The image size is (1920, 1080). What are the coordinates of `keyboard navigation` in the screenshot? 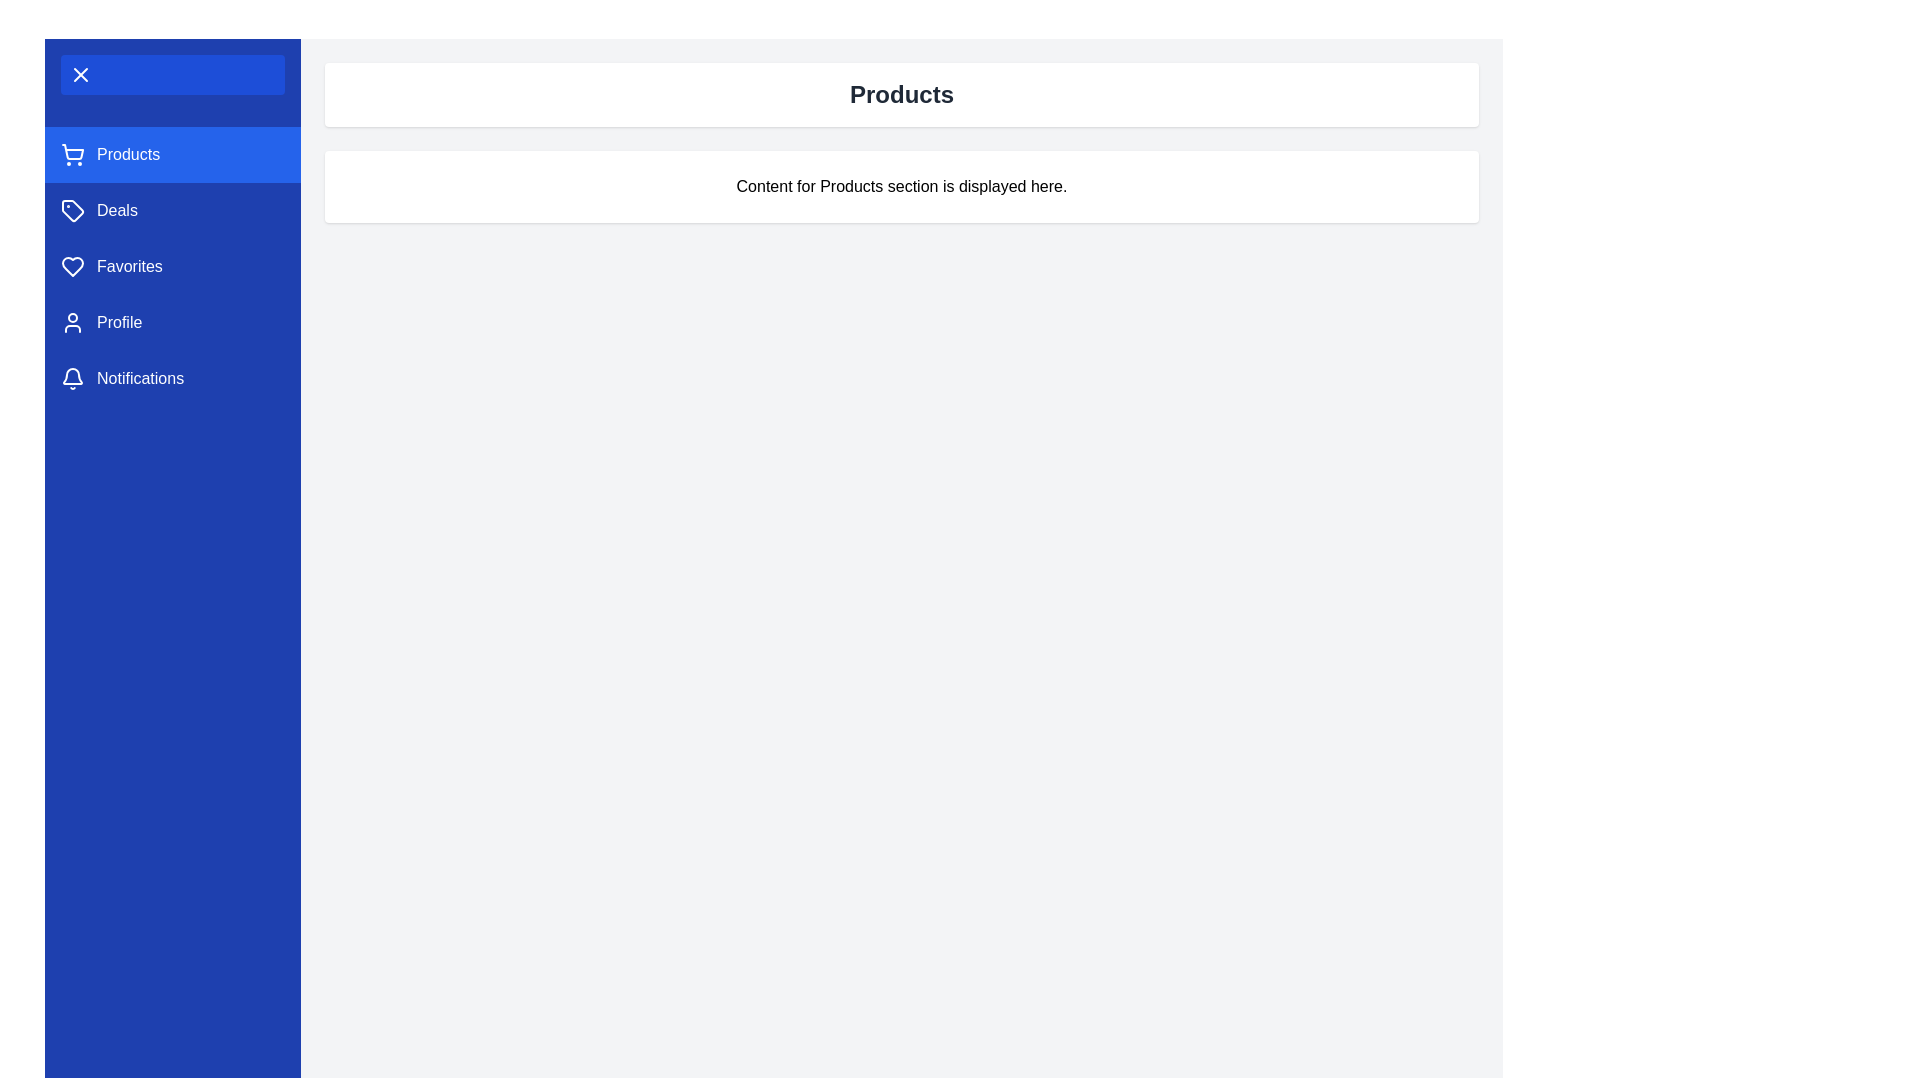 It's located at (172, 265).